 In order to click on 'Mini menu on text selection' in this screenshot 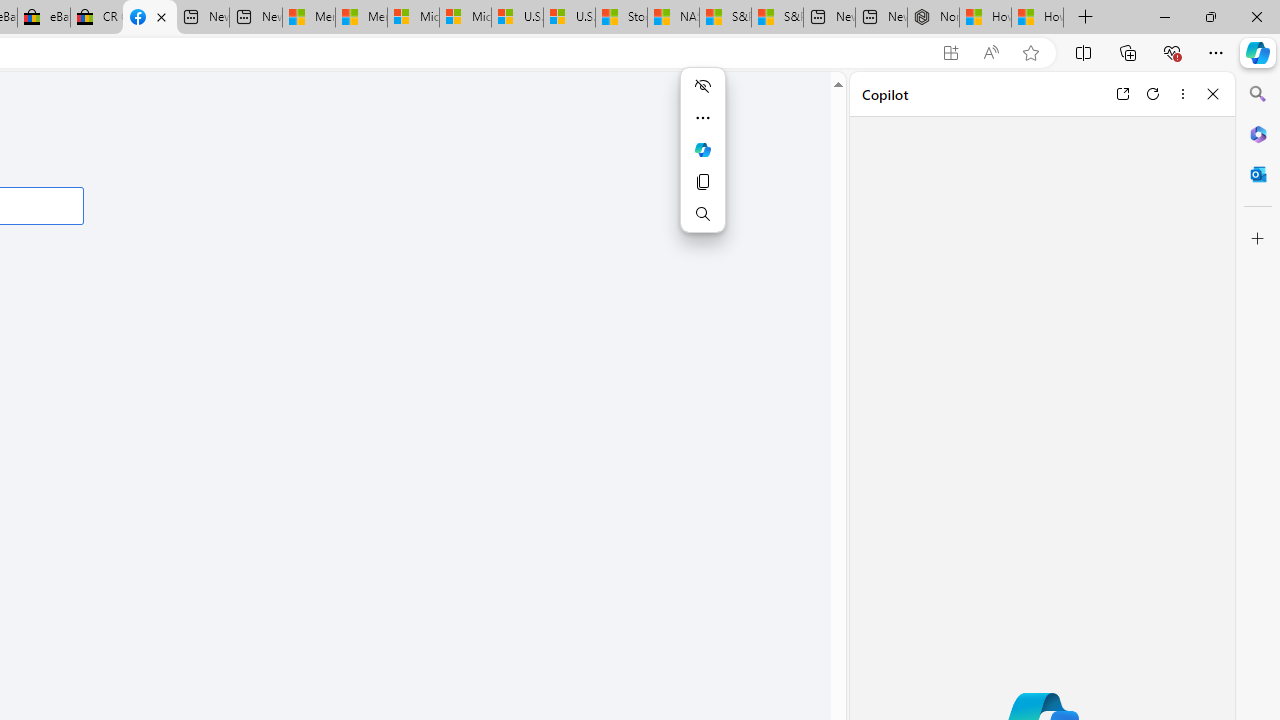, I will do `click(702, 161)`.